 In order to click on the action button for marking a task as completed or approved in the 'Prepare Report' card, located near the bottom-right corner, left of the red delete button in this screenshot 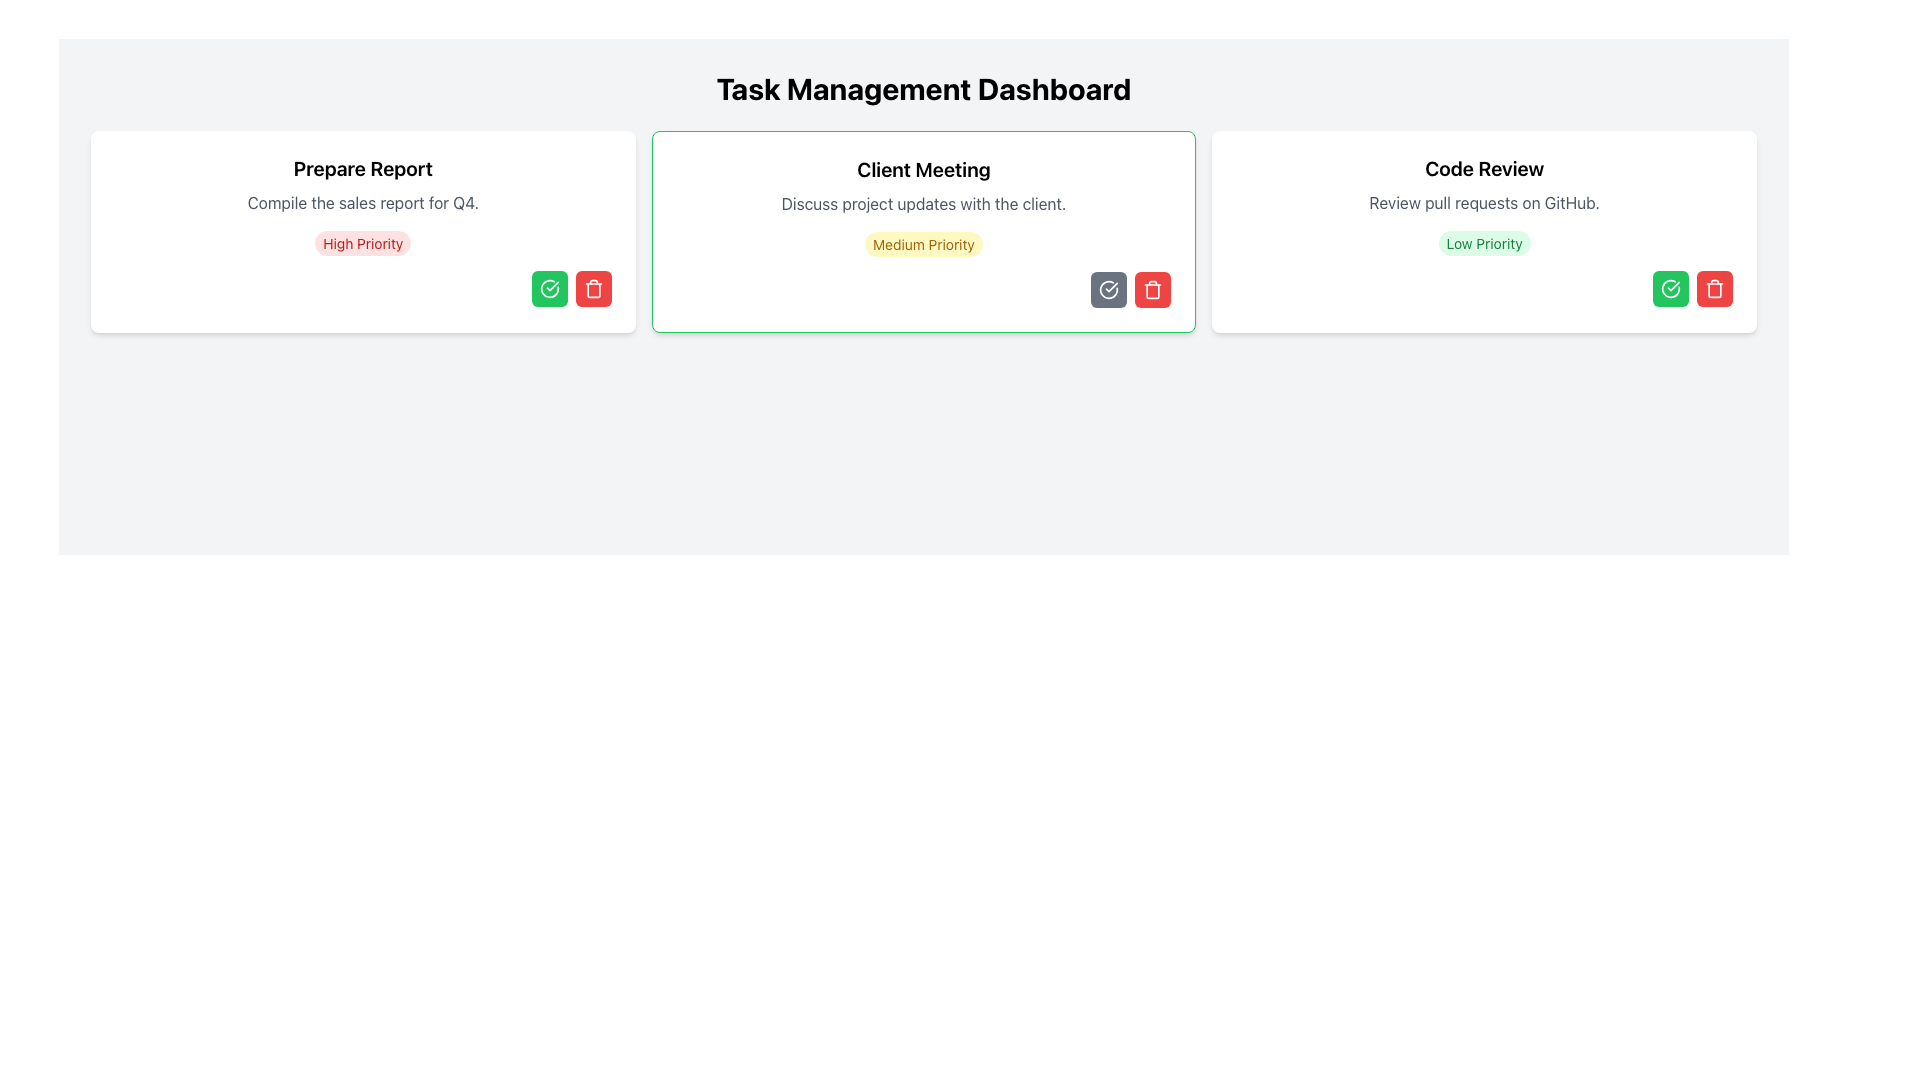, I will do `click(549, 289)`.